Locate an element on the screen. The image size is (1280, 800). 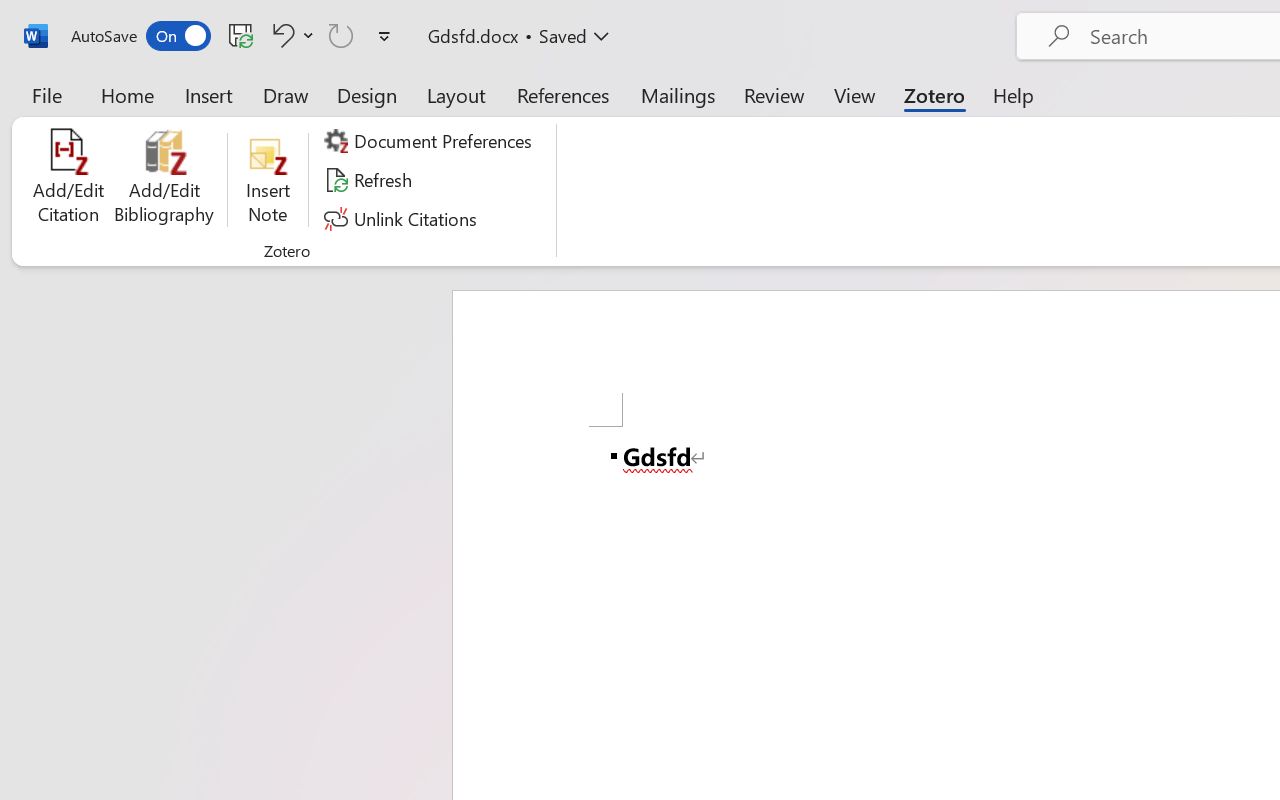
'Add/Edit Citation' is located at coordinates (68, 179).